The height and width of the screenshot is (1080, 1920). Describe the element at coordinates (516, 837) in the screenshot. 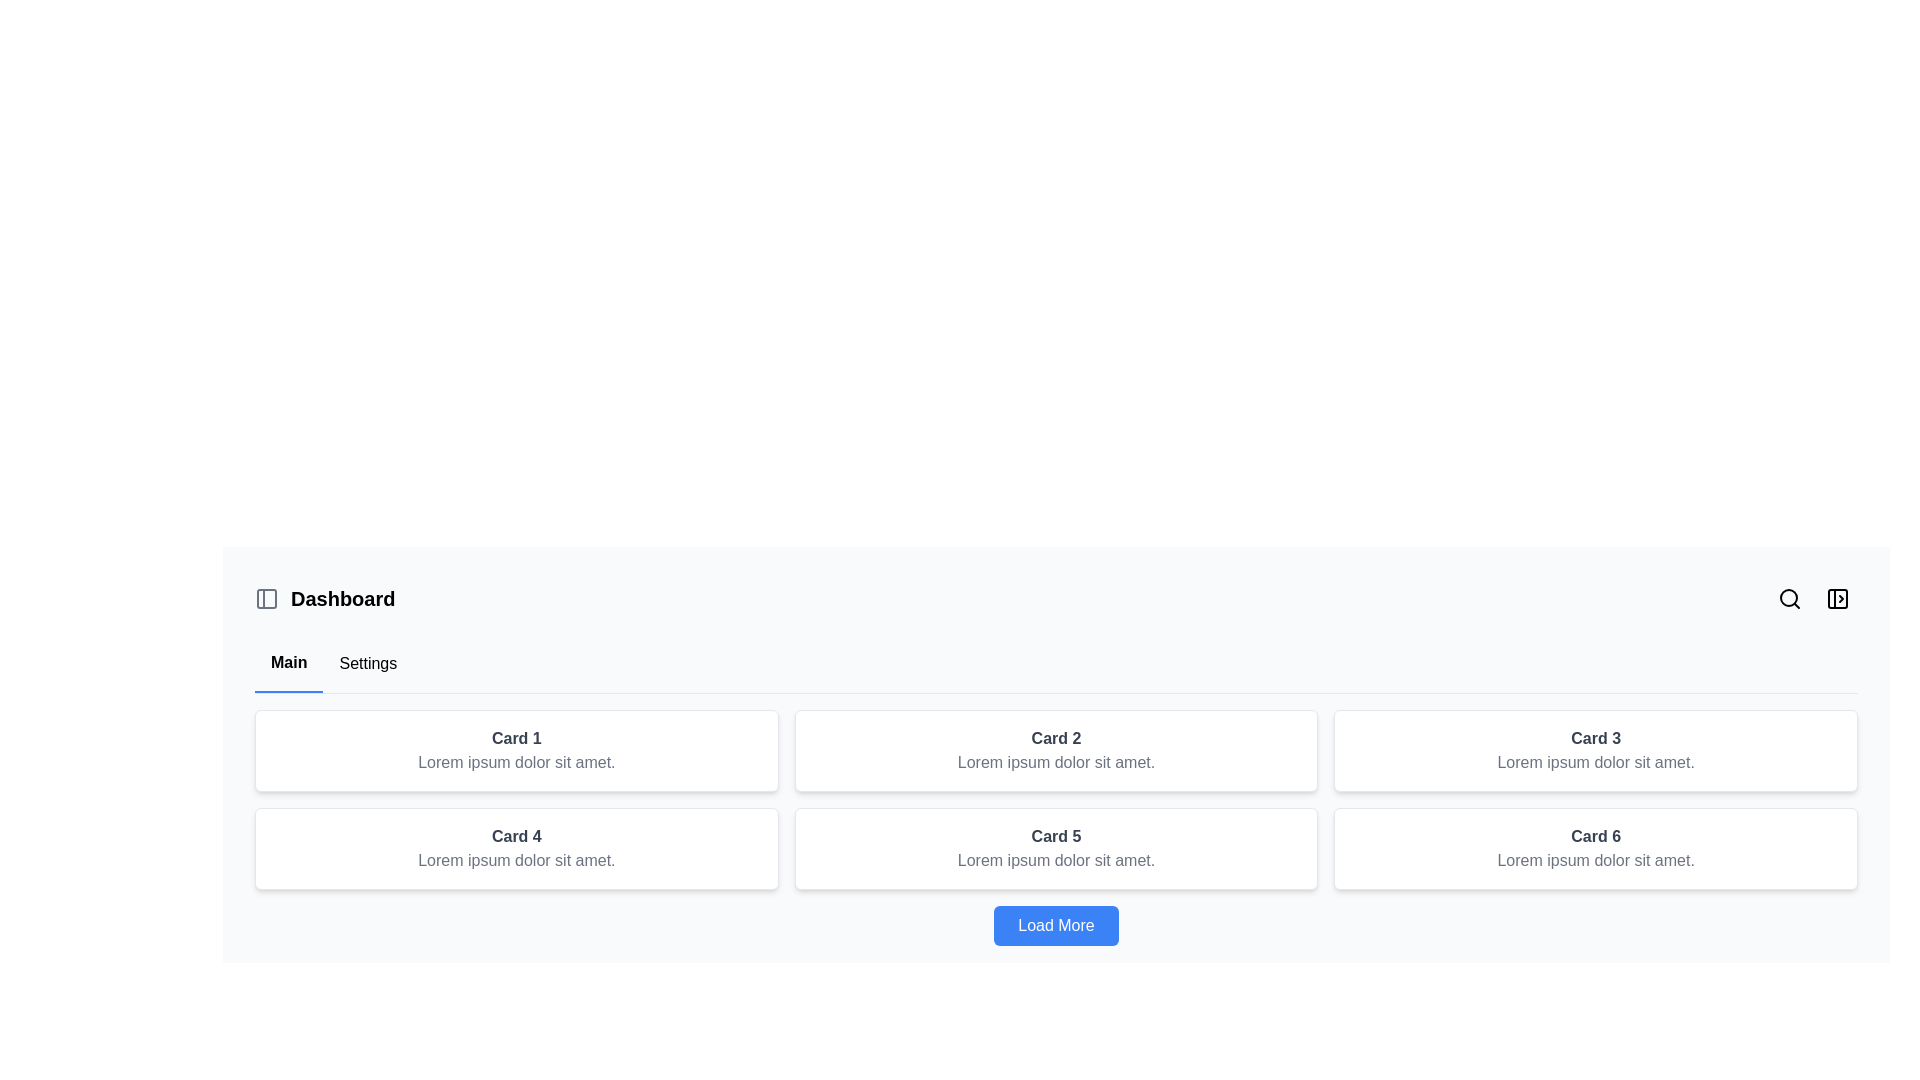

I see `text displayed in bold styling that says 'Card 4', which is located in the second card of the second row in the grid layout` at that location.